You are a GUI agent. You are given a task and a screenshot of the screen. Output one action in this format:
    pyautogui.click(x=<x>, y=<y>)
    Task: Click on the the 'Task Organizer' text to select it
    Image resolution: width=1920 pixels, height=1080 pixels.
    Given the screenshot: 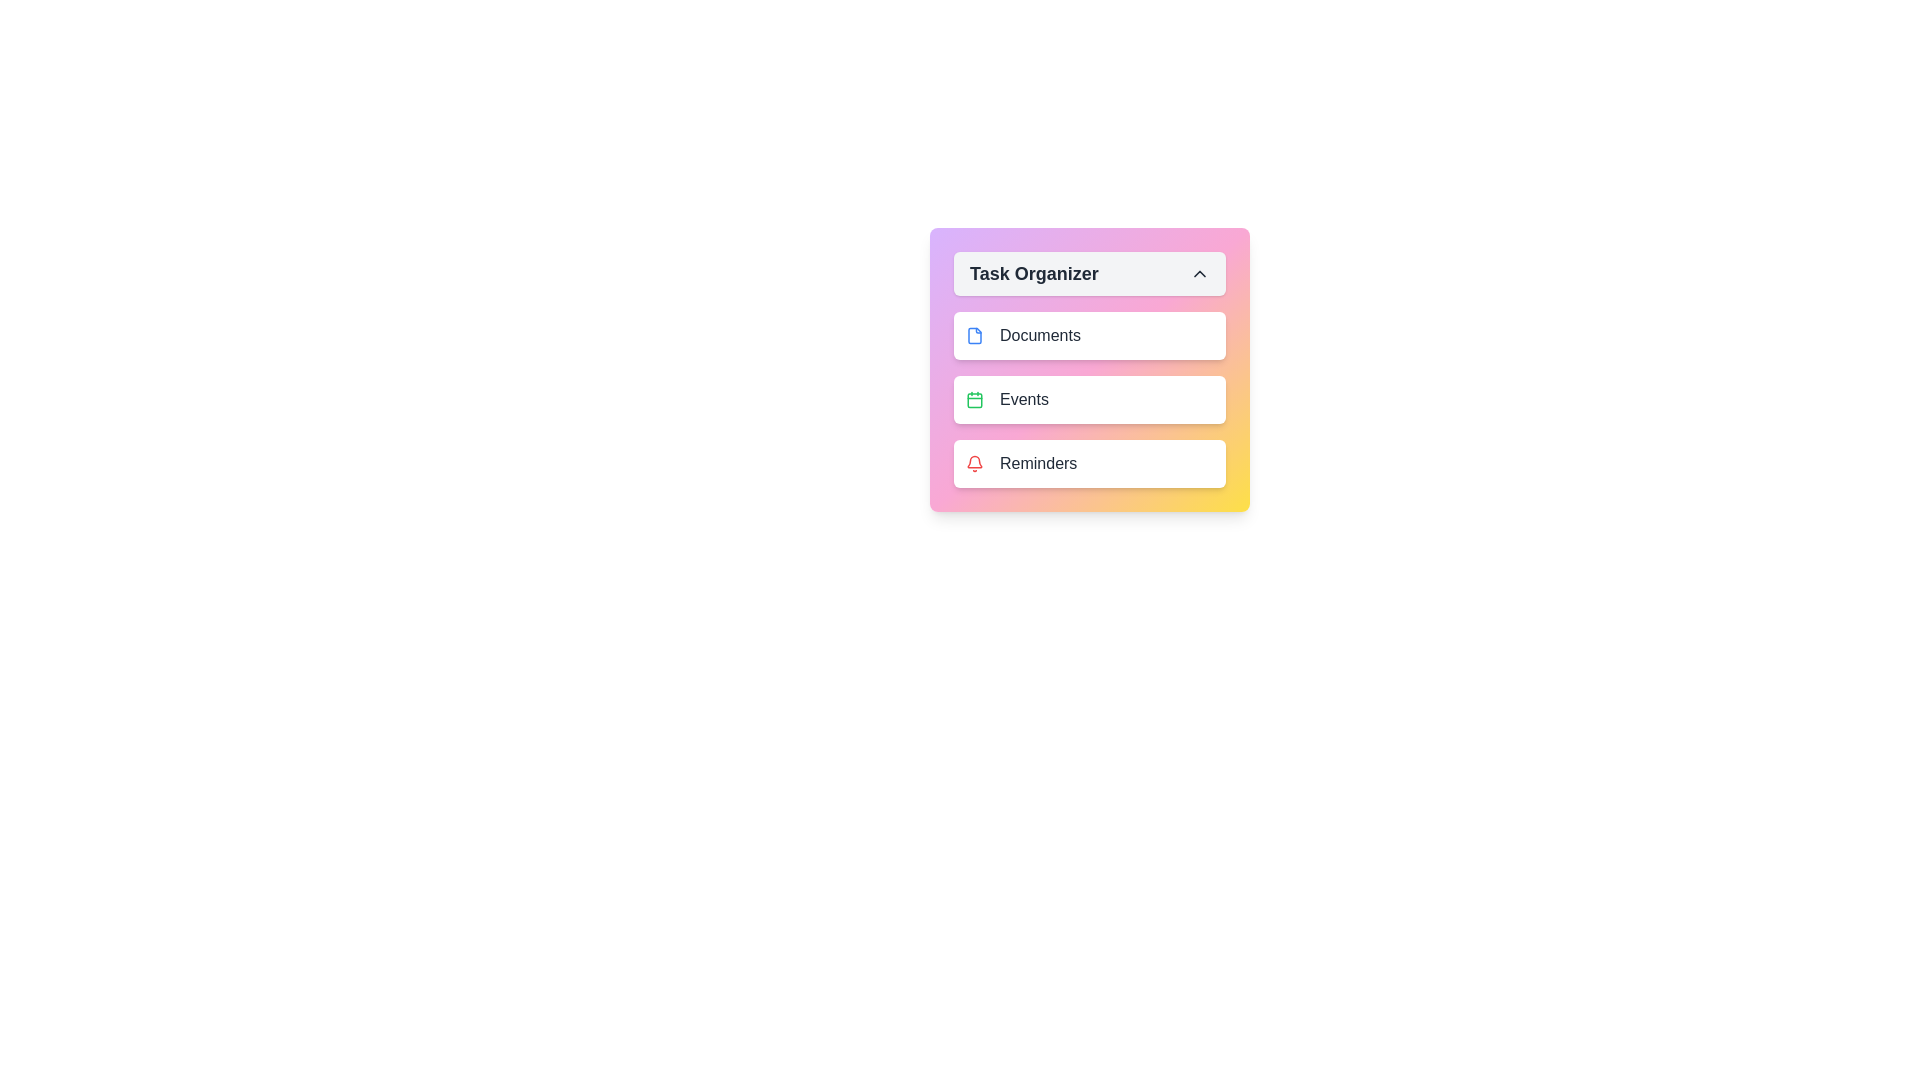 What is the action you would take?
    pyautogui.click(x=1088, y=273)
    